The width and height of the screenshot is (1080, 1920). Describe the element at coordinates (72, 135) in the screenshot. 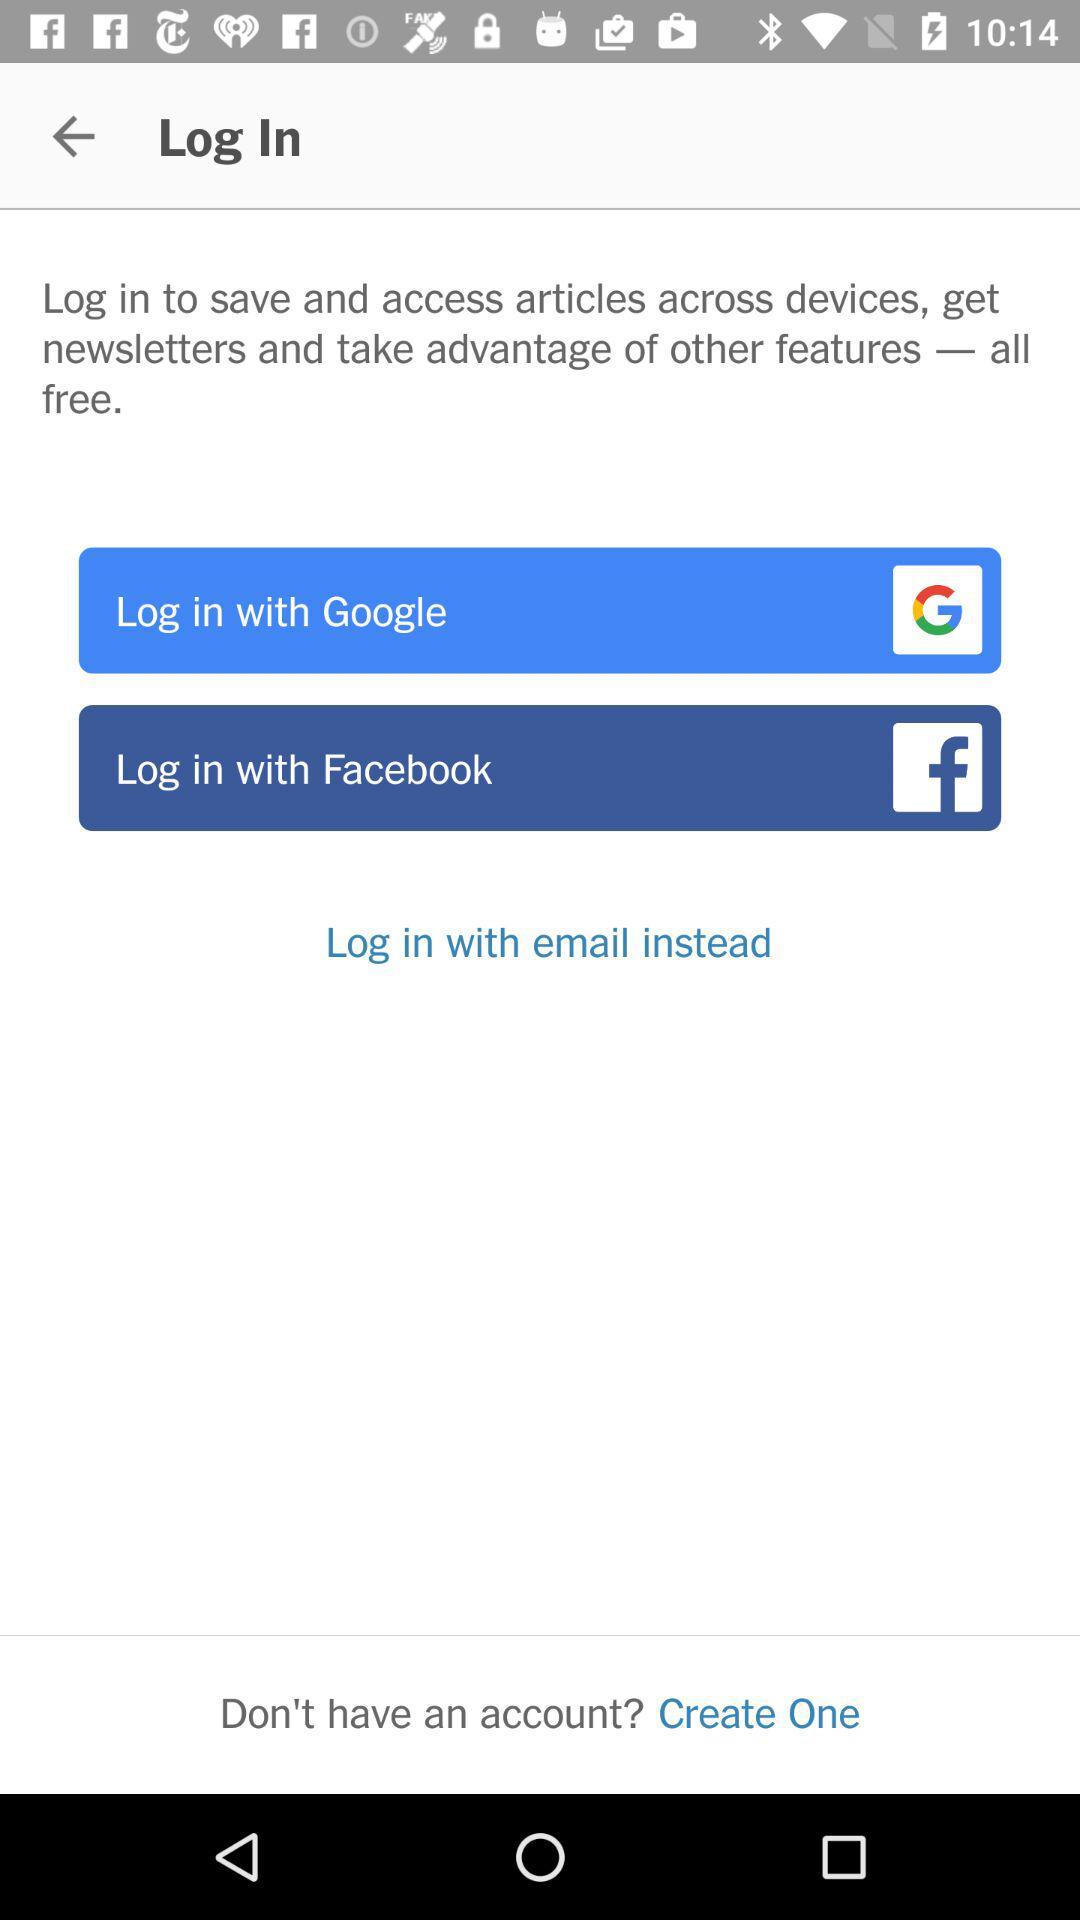

I see `the item next to the log in app` at that location.